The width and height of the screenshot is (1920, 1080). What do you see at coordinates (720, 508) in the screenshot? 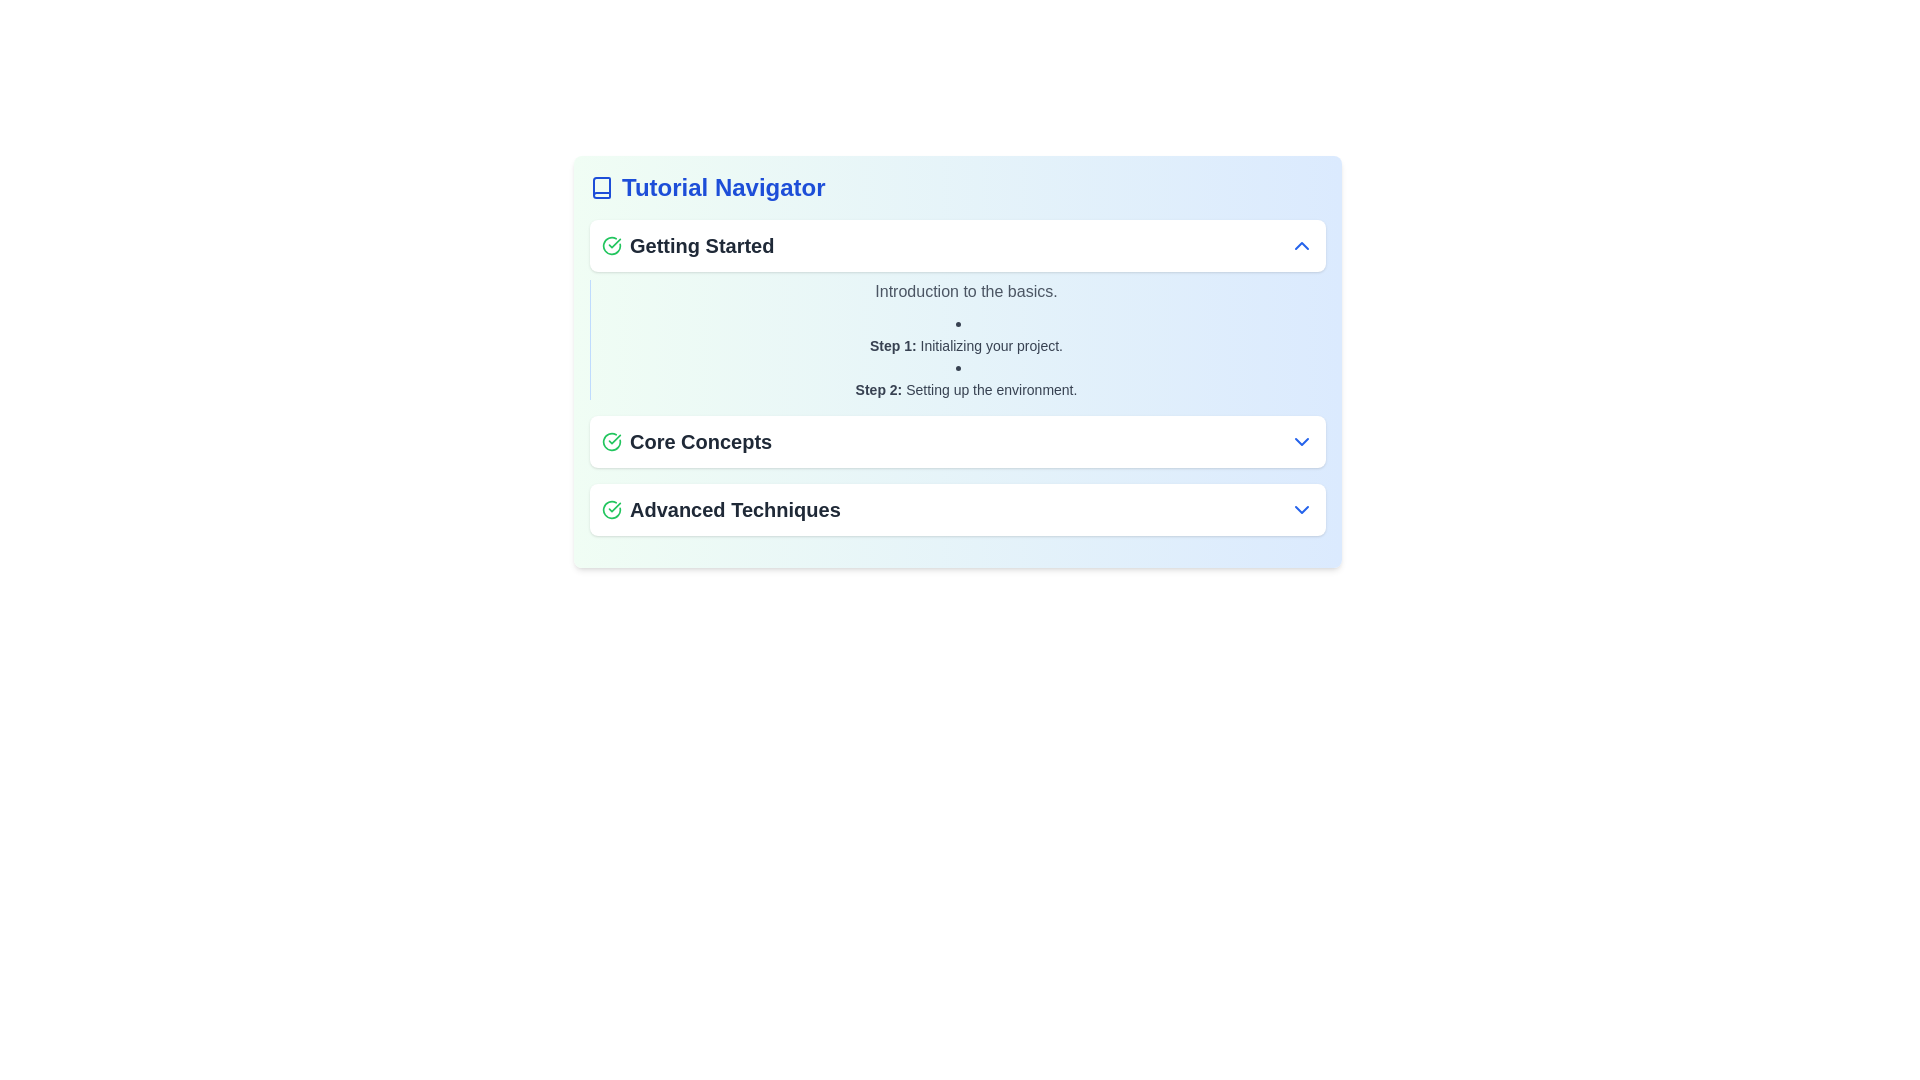
I see `the header text element indicating 'Advanced Techniques', which is positioned to the left of a blue downward arrow icon and adjacent to a green check mark icon` at bounding box center [720, 508].